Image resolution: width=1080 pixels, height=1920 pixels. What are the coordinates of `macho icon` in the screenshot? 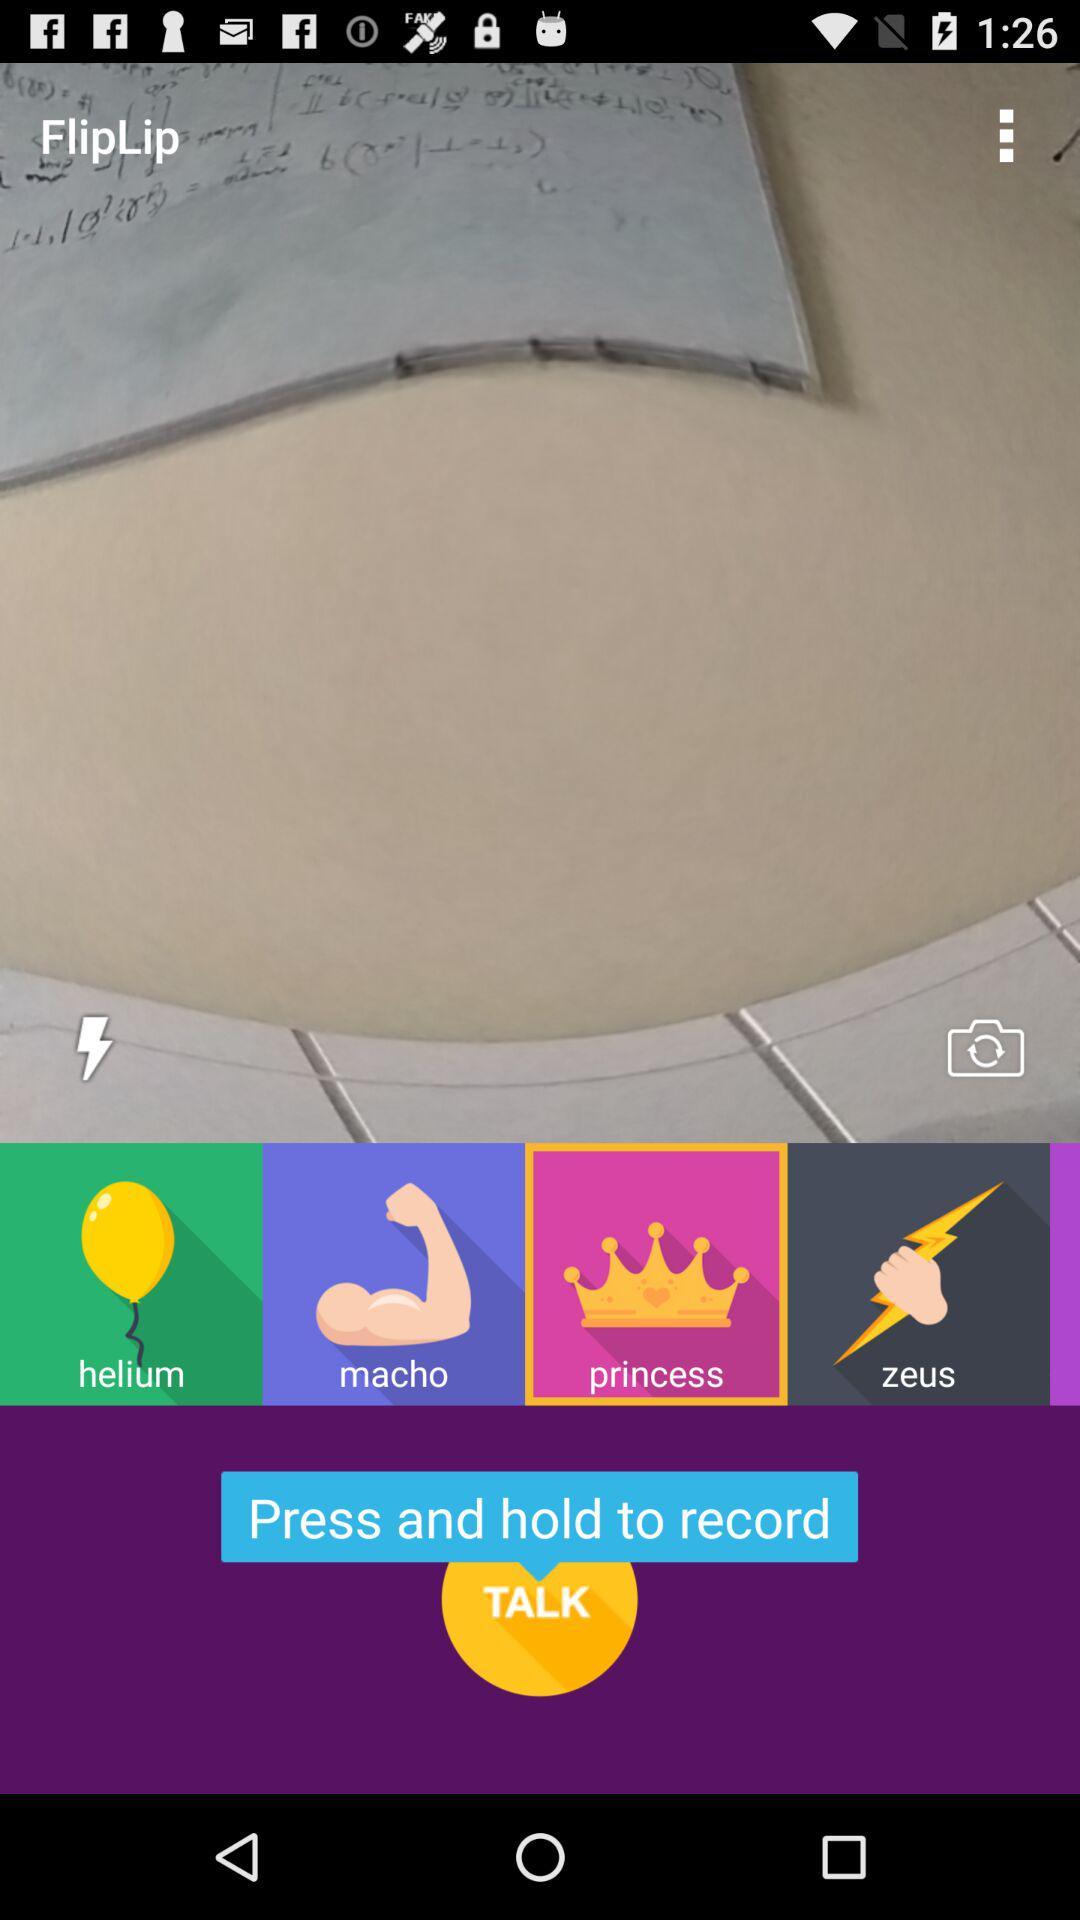 It's located at (393, 1273).